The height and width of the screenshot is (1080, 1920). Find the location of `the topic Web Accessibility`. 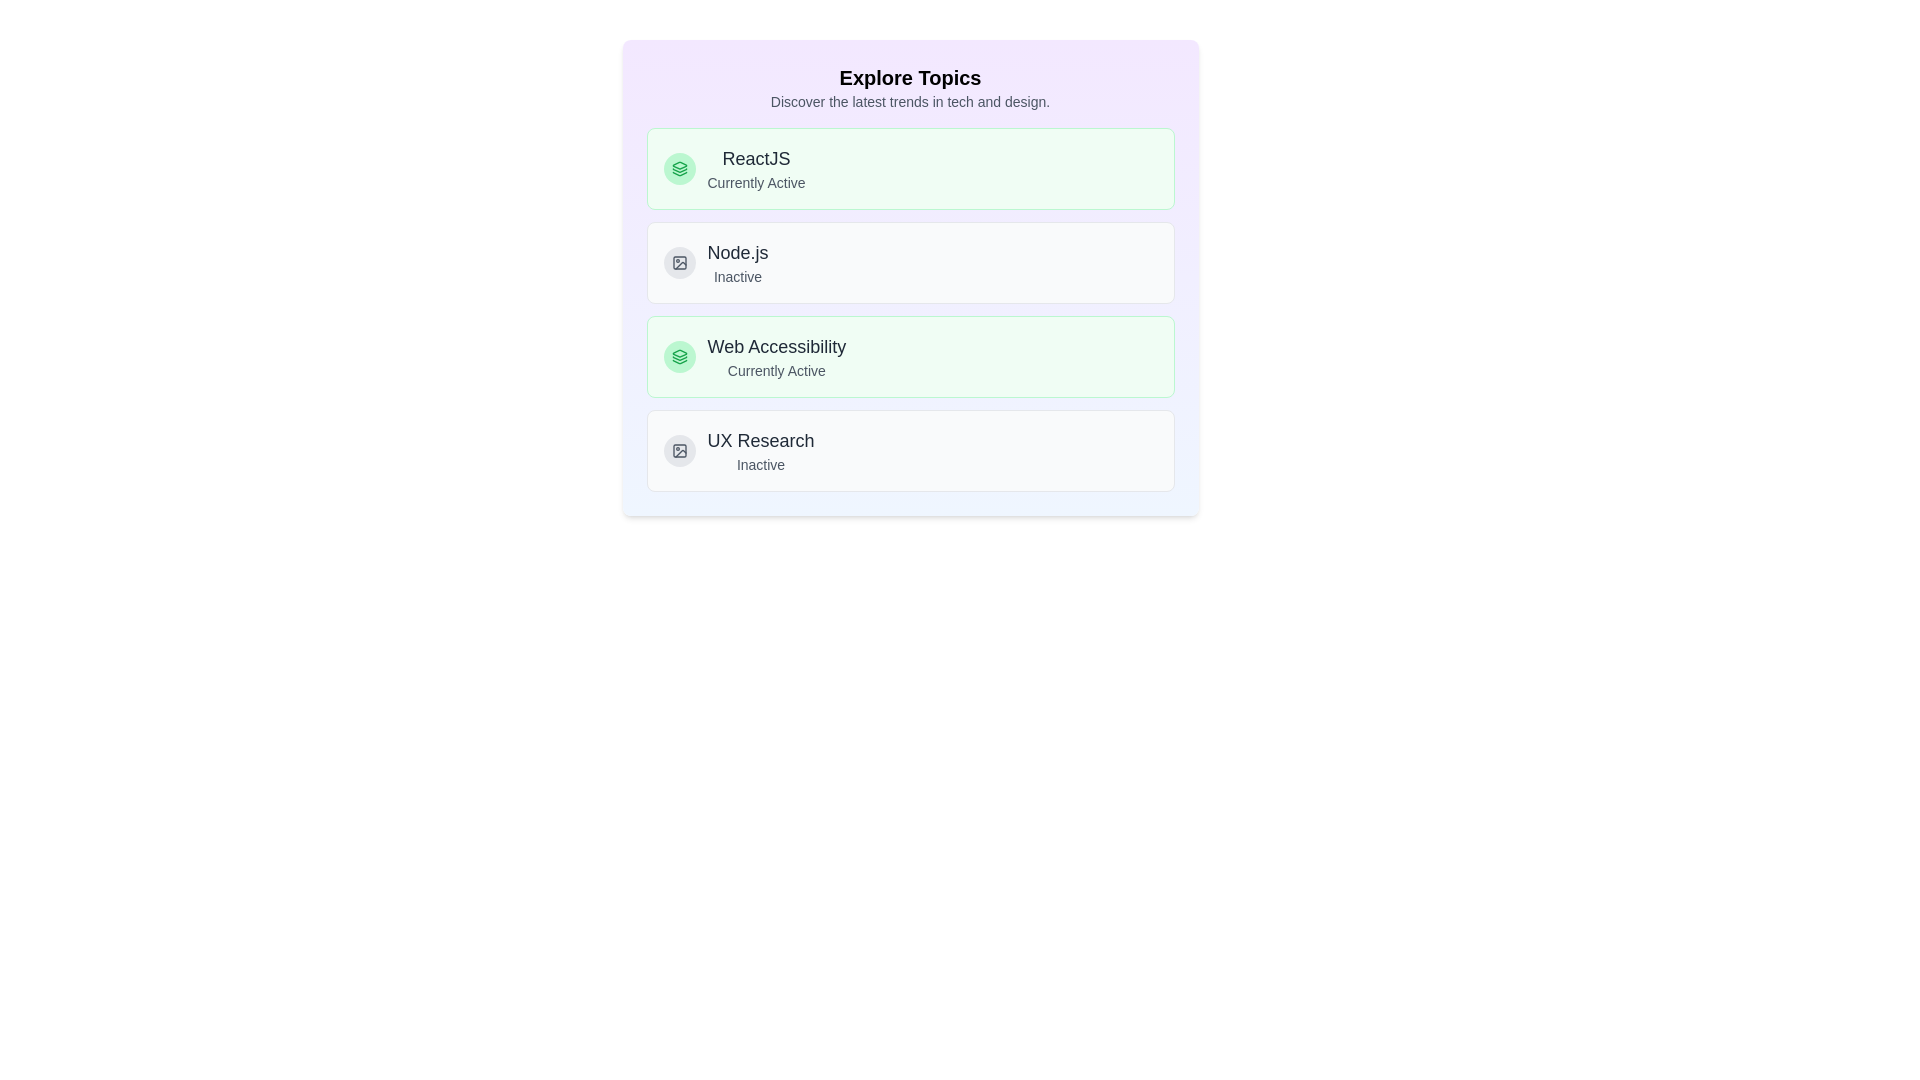

the topic Web Accessibility is located at coordinates (909, 356).